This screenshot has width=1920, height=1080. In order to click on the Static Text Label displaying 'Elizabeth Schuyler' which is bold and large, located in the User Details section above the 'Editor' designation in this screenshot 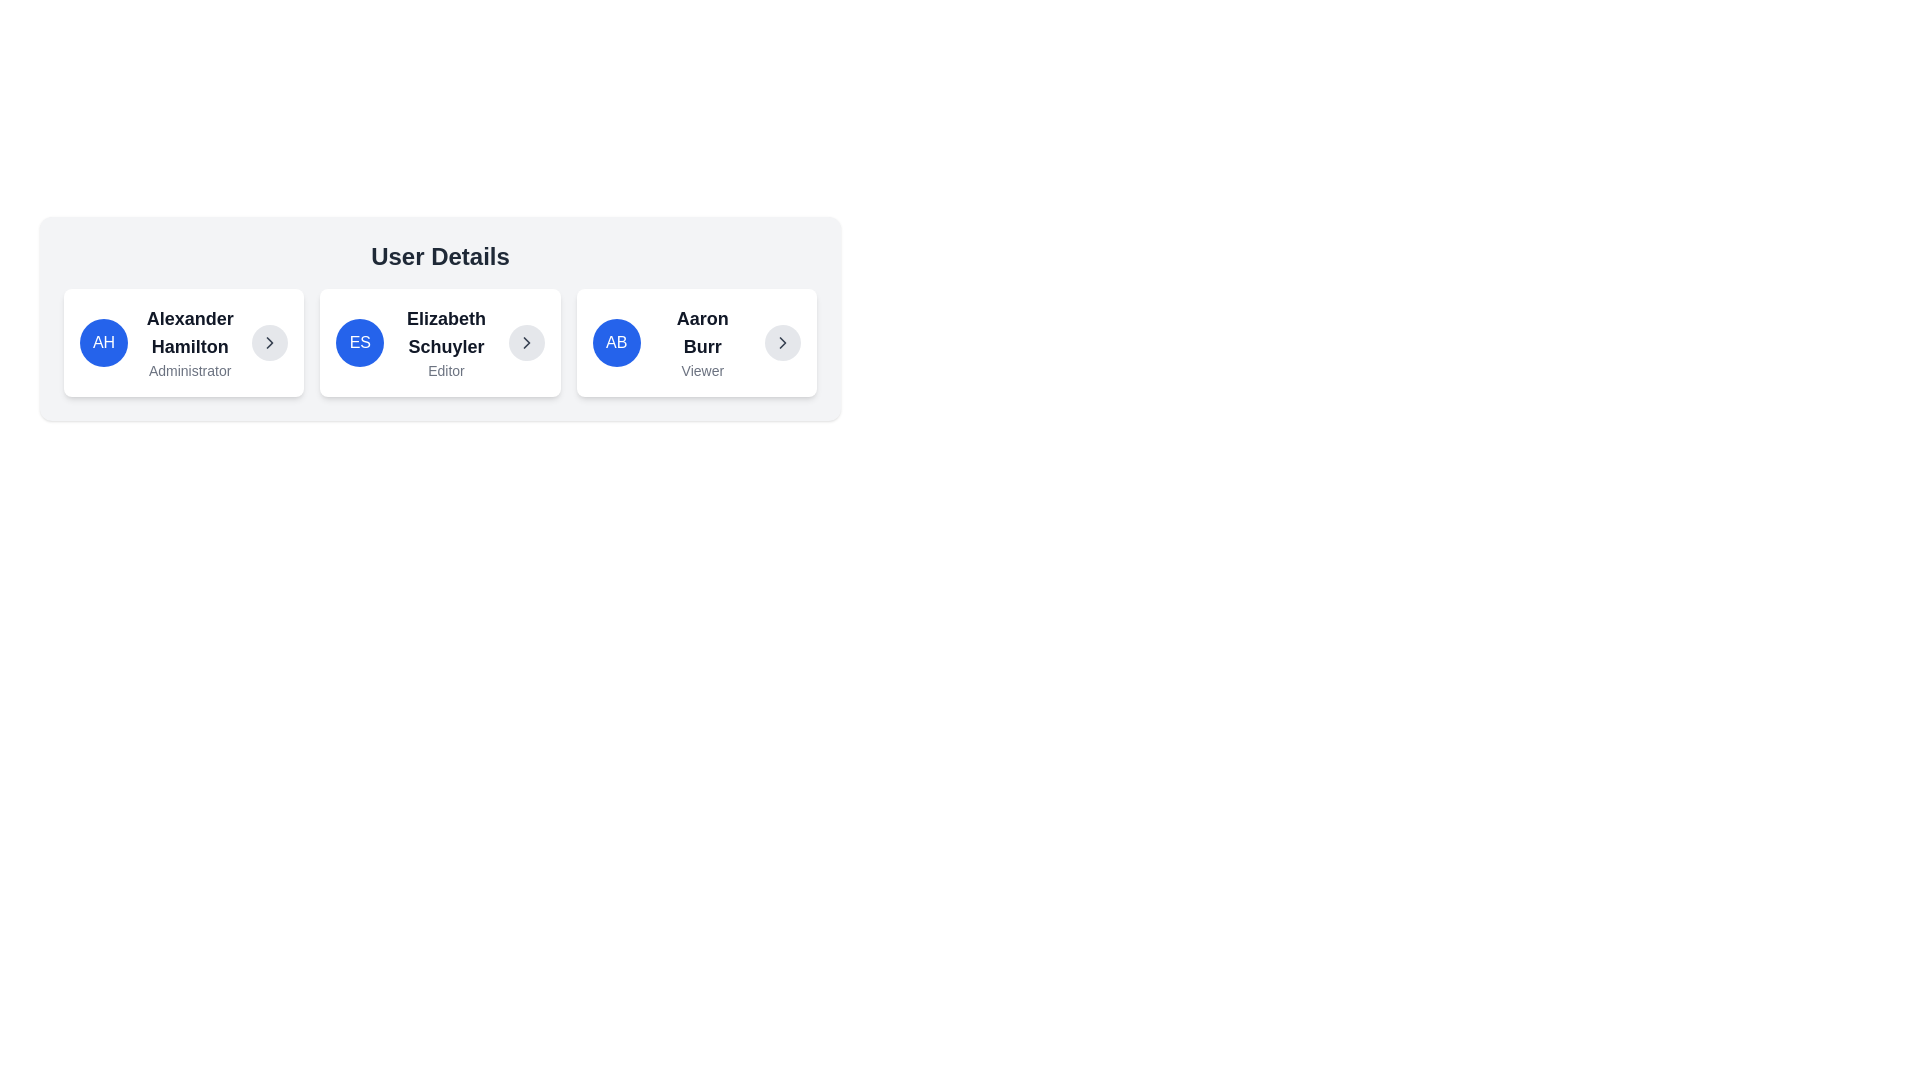, I will do `click(445, 331)`.